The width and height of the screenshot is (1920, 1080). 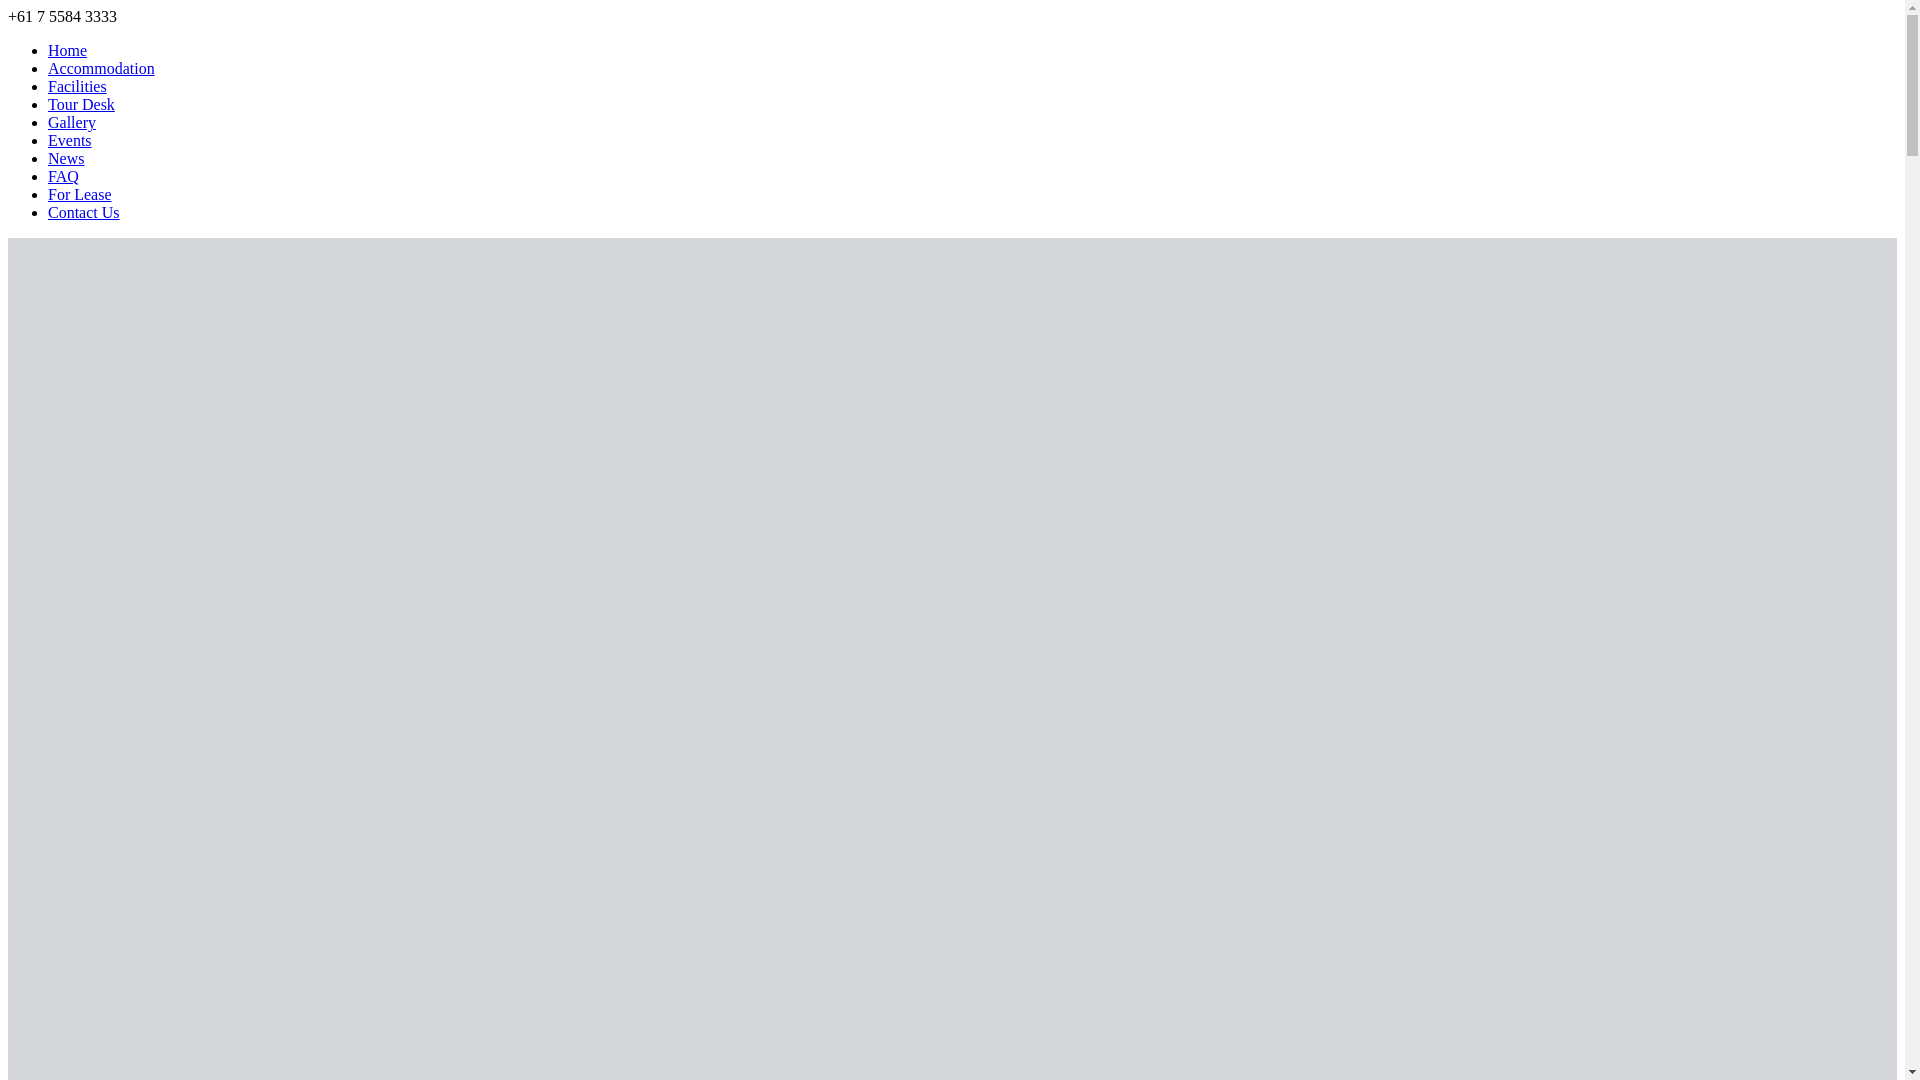 I want to click on 'Tour Desk', so click(x=80, y=104).